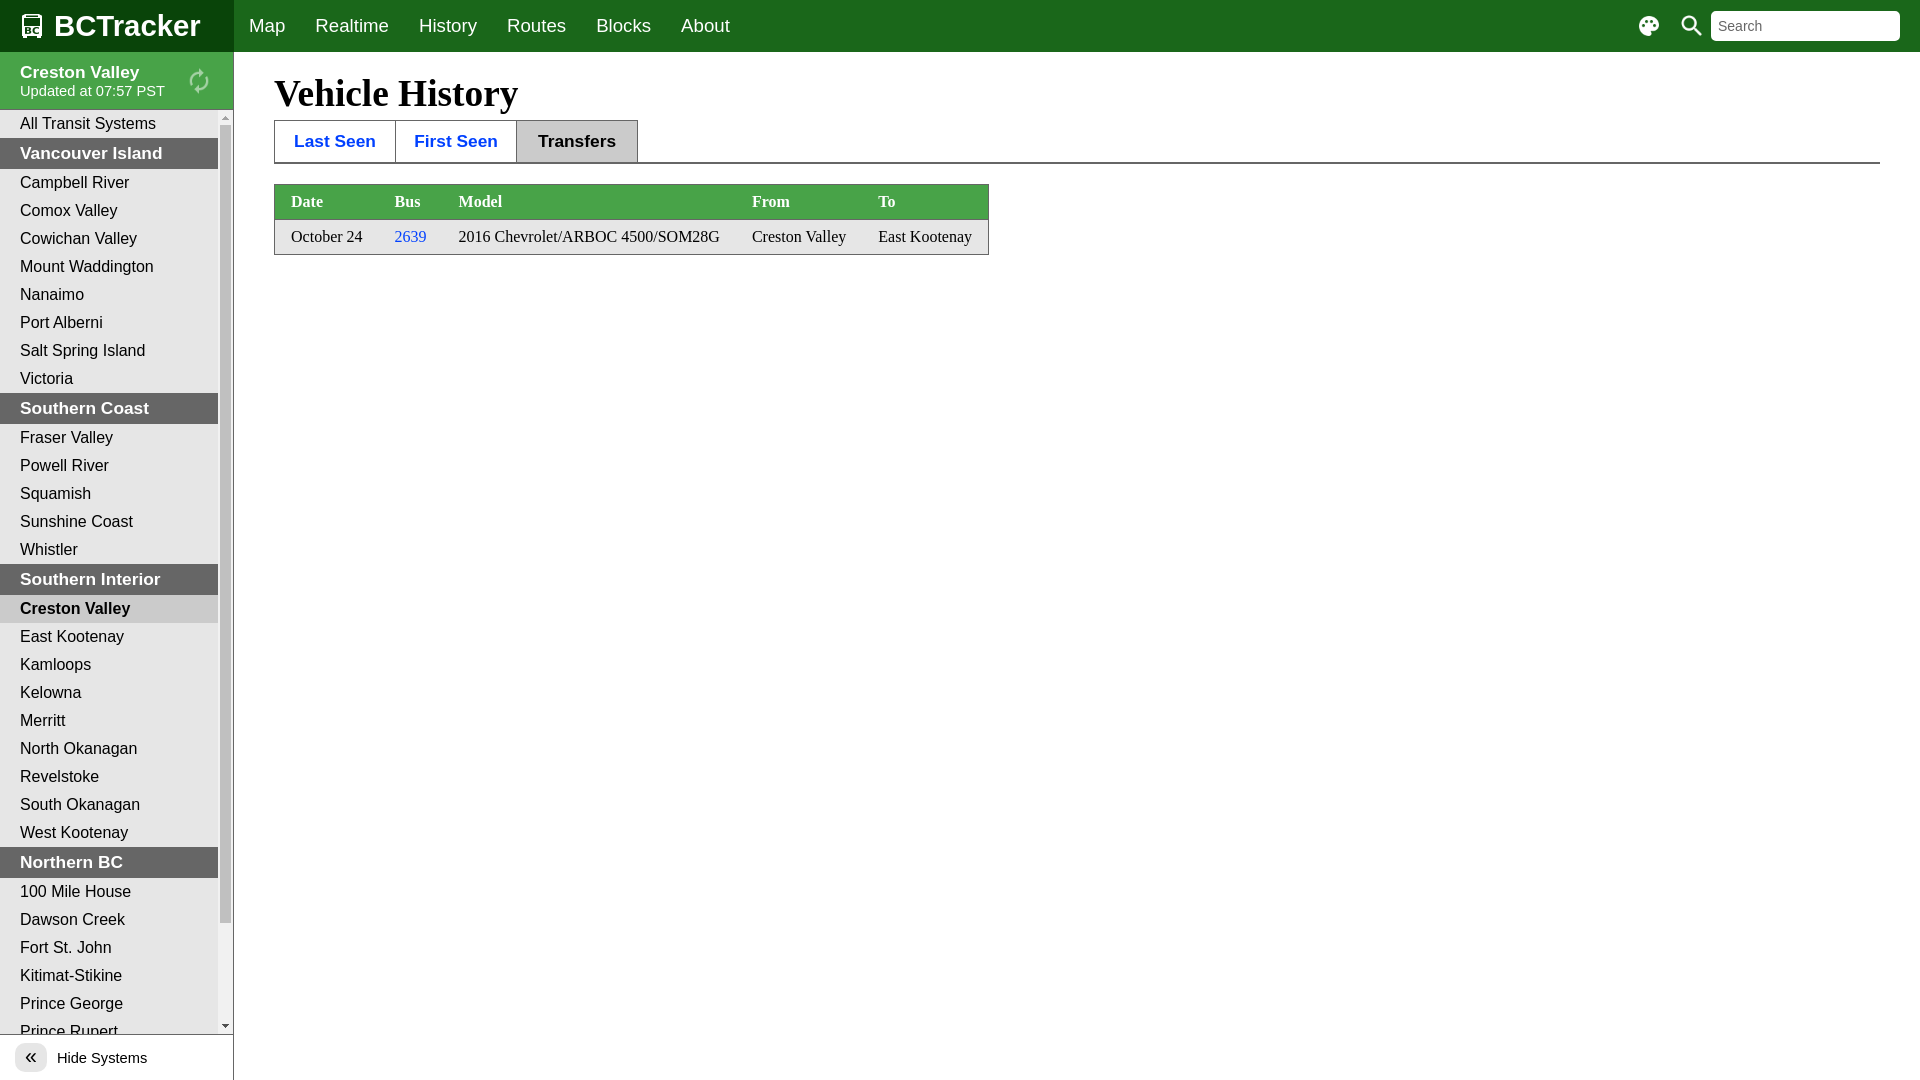 Image resolution: width=1920 pixels, height=1080 pixels. What do you see at coordinates (0, 265) in the screenshot?
I see `'Mount Waddington'` at bounding box center [0, 265].